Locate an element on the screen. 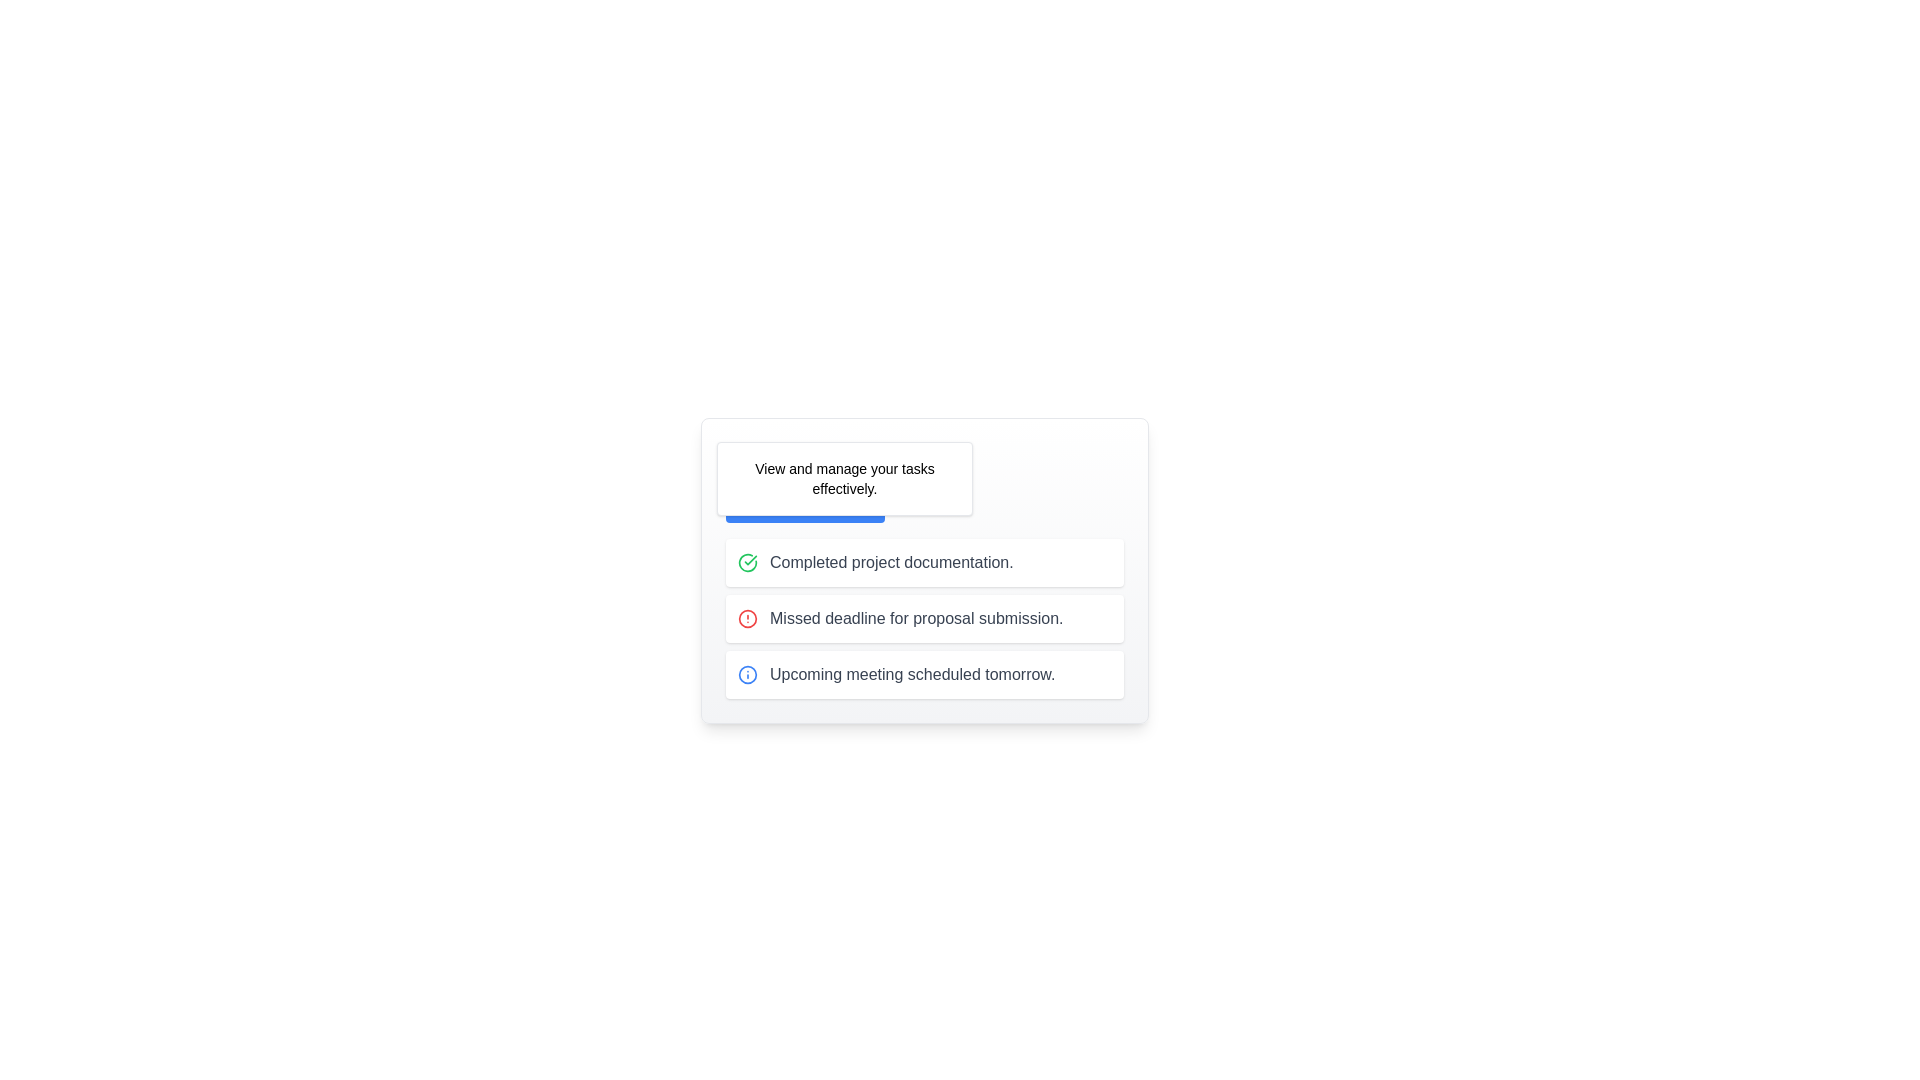  the 'Manage Tasks' button, which is a rectangular button with a blue background and white text located at the bottom of a task card is located at coordinates (805, 501).